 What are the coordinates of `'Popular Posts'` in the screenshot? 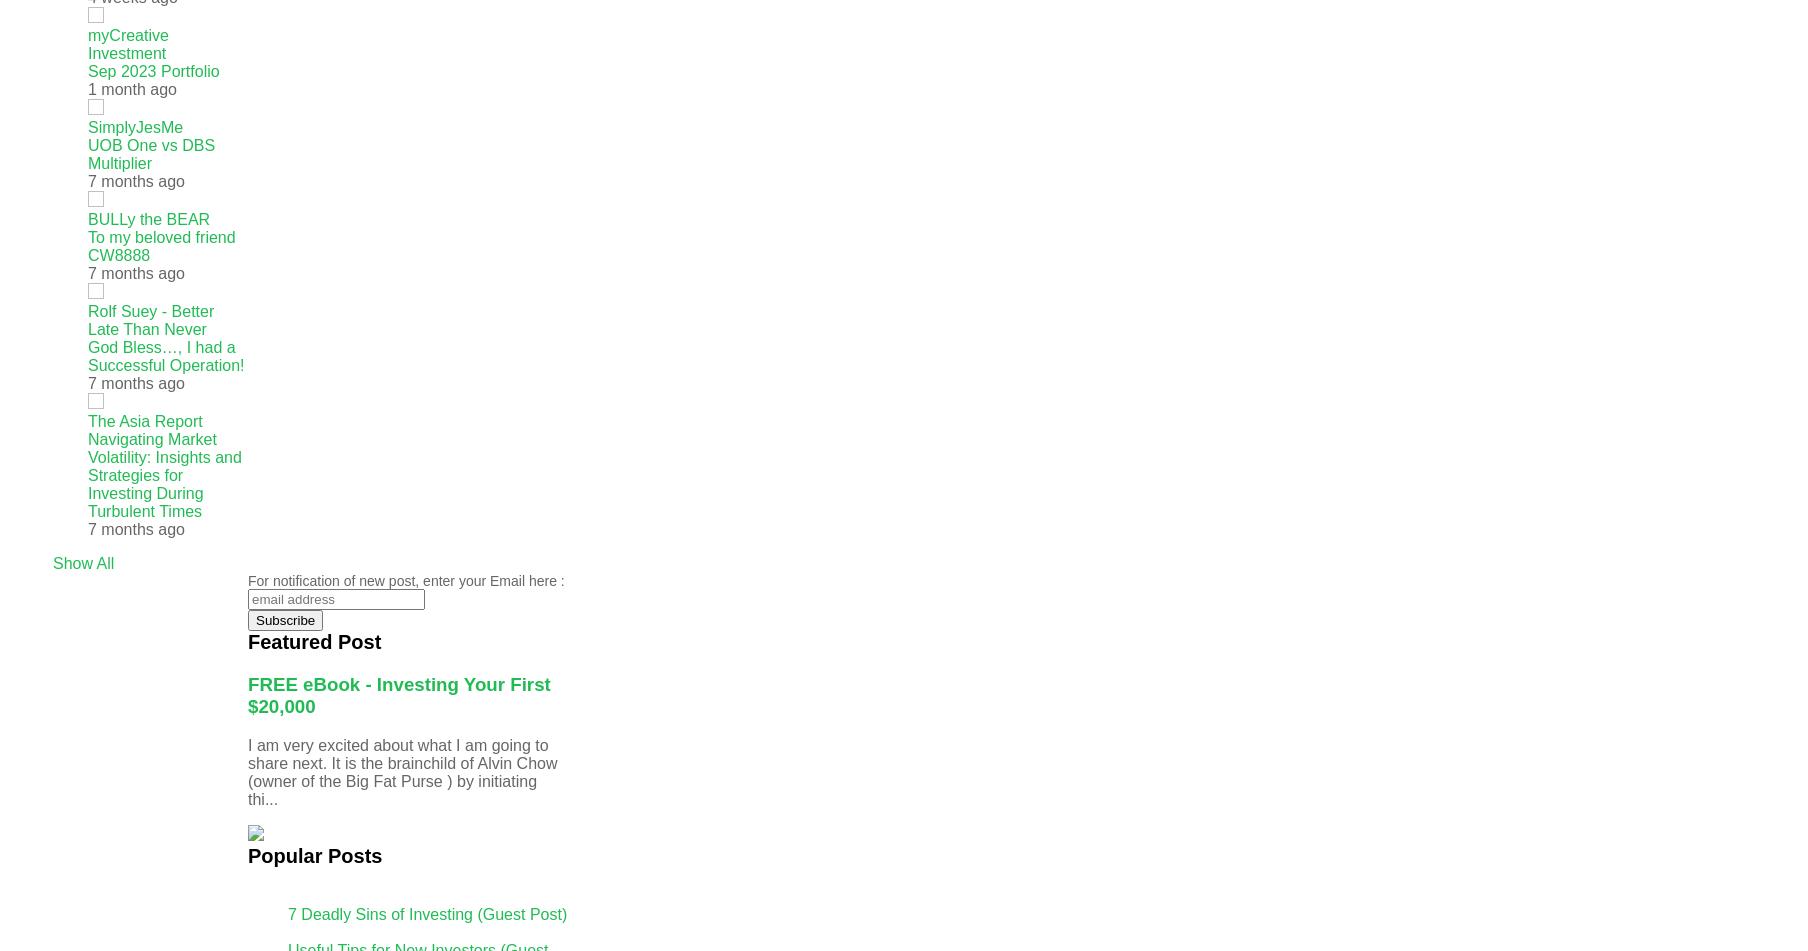 It's located at (314, 854).